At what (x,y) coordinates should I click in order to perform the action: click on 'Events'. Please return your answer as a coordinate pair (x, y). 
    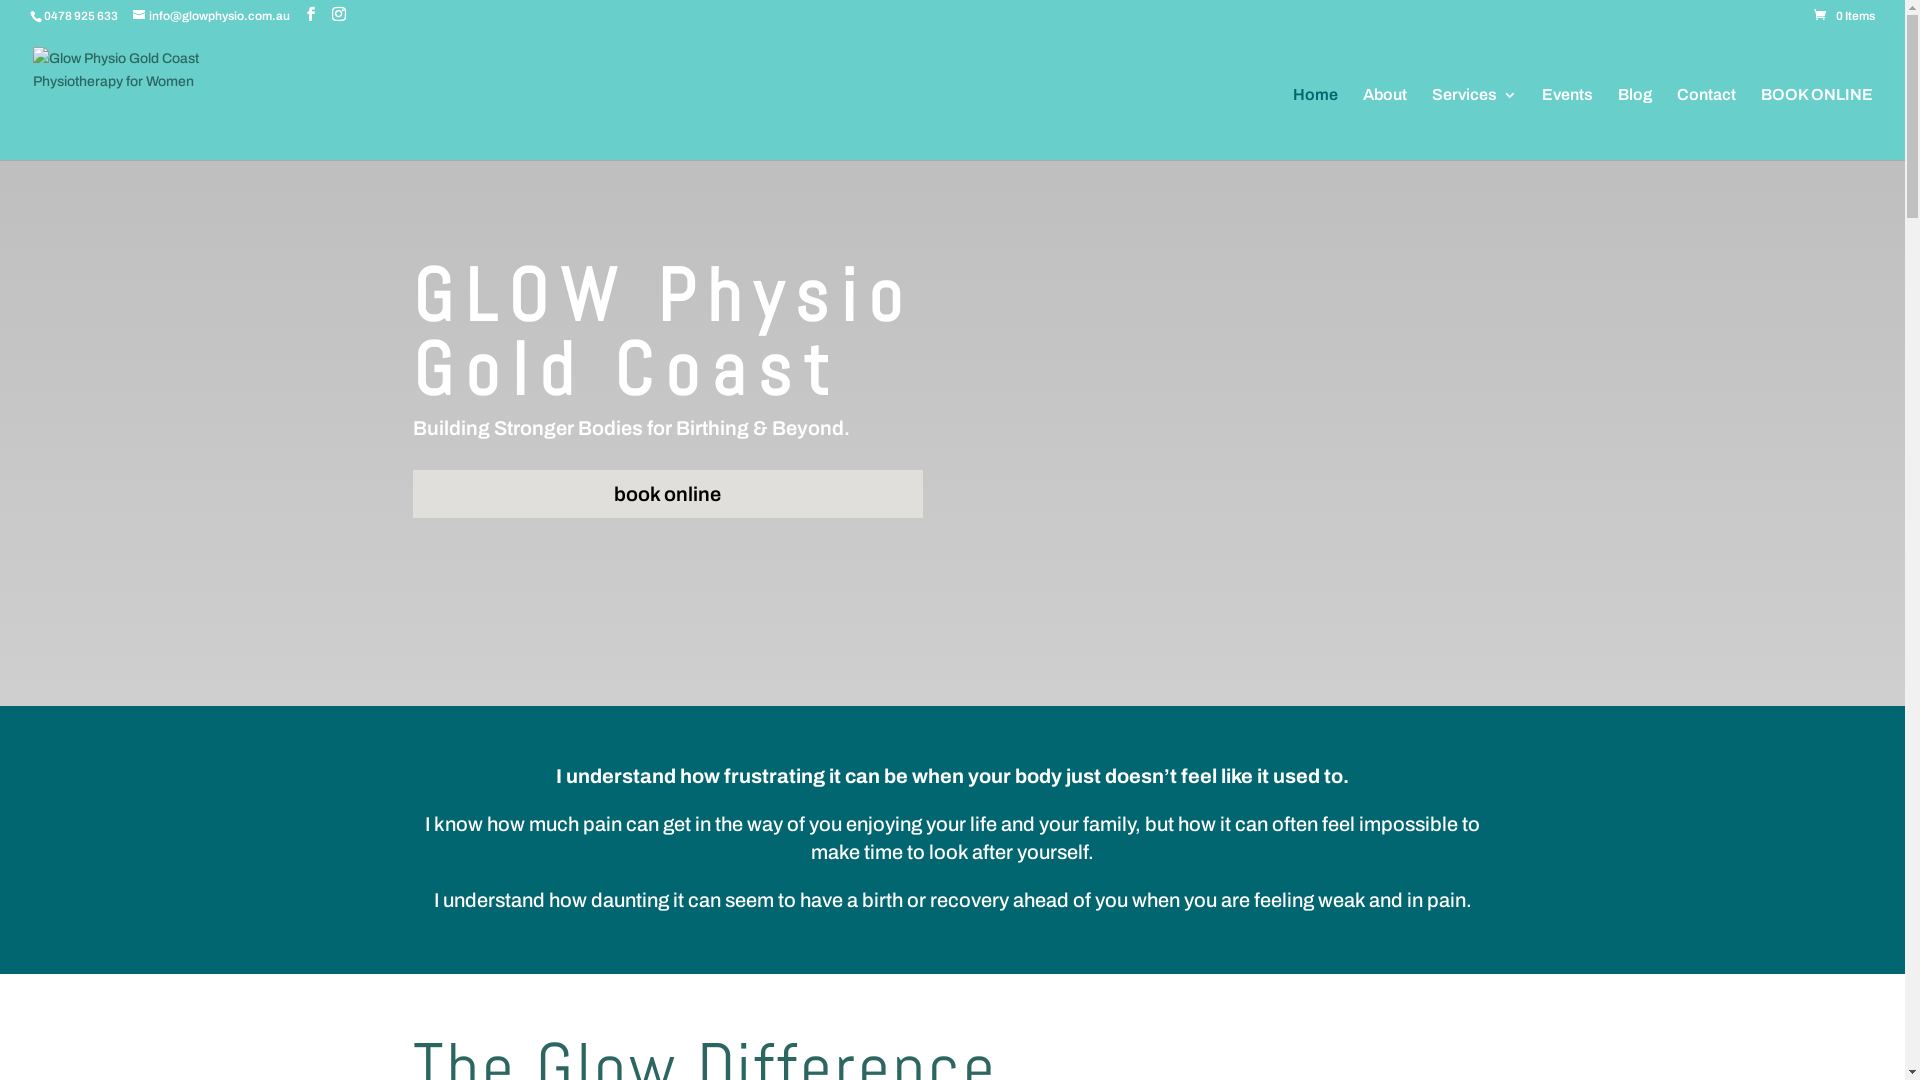
    Looking at the image, I should click on (1566, 123).